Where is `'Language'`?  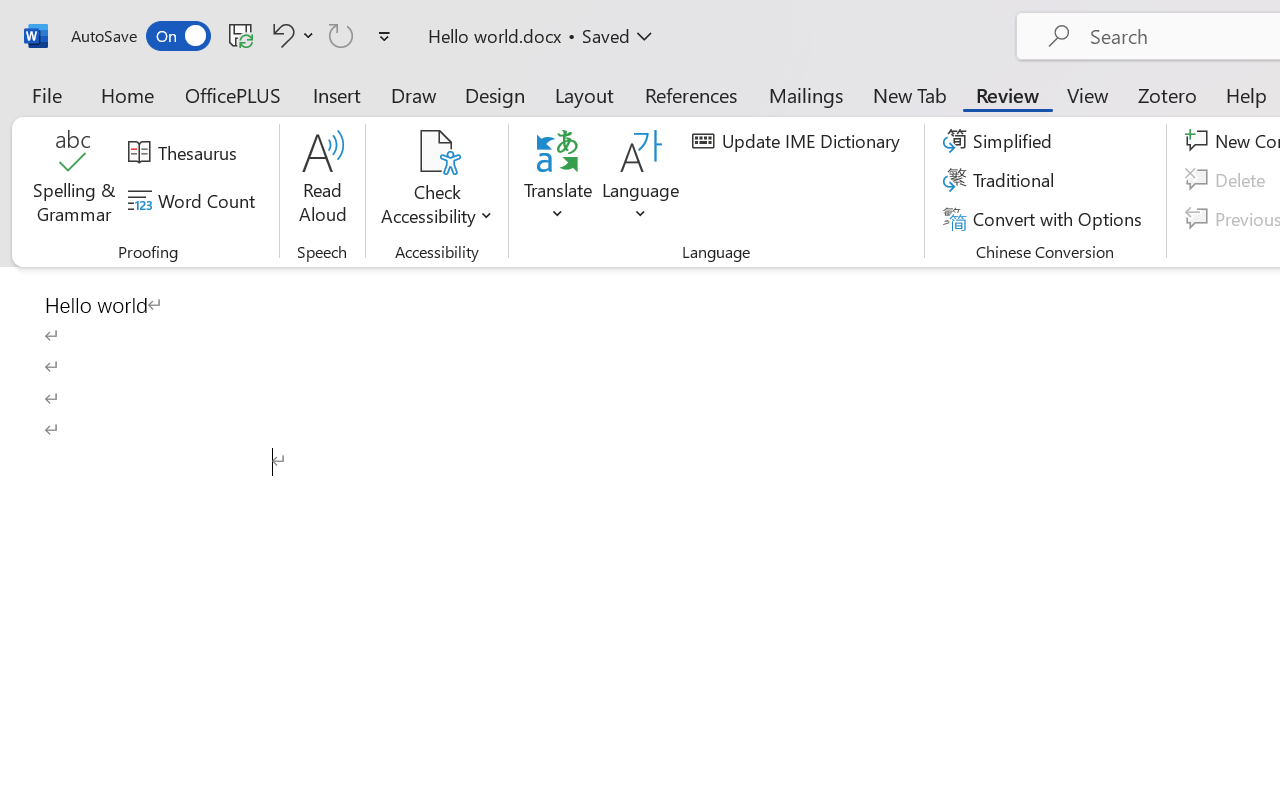 'Language' is located at coordinates (641, 179).